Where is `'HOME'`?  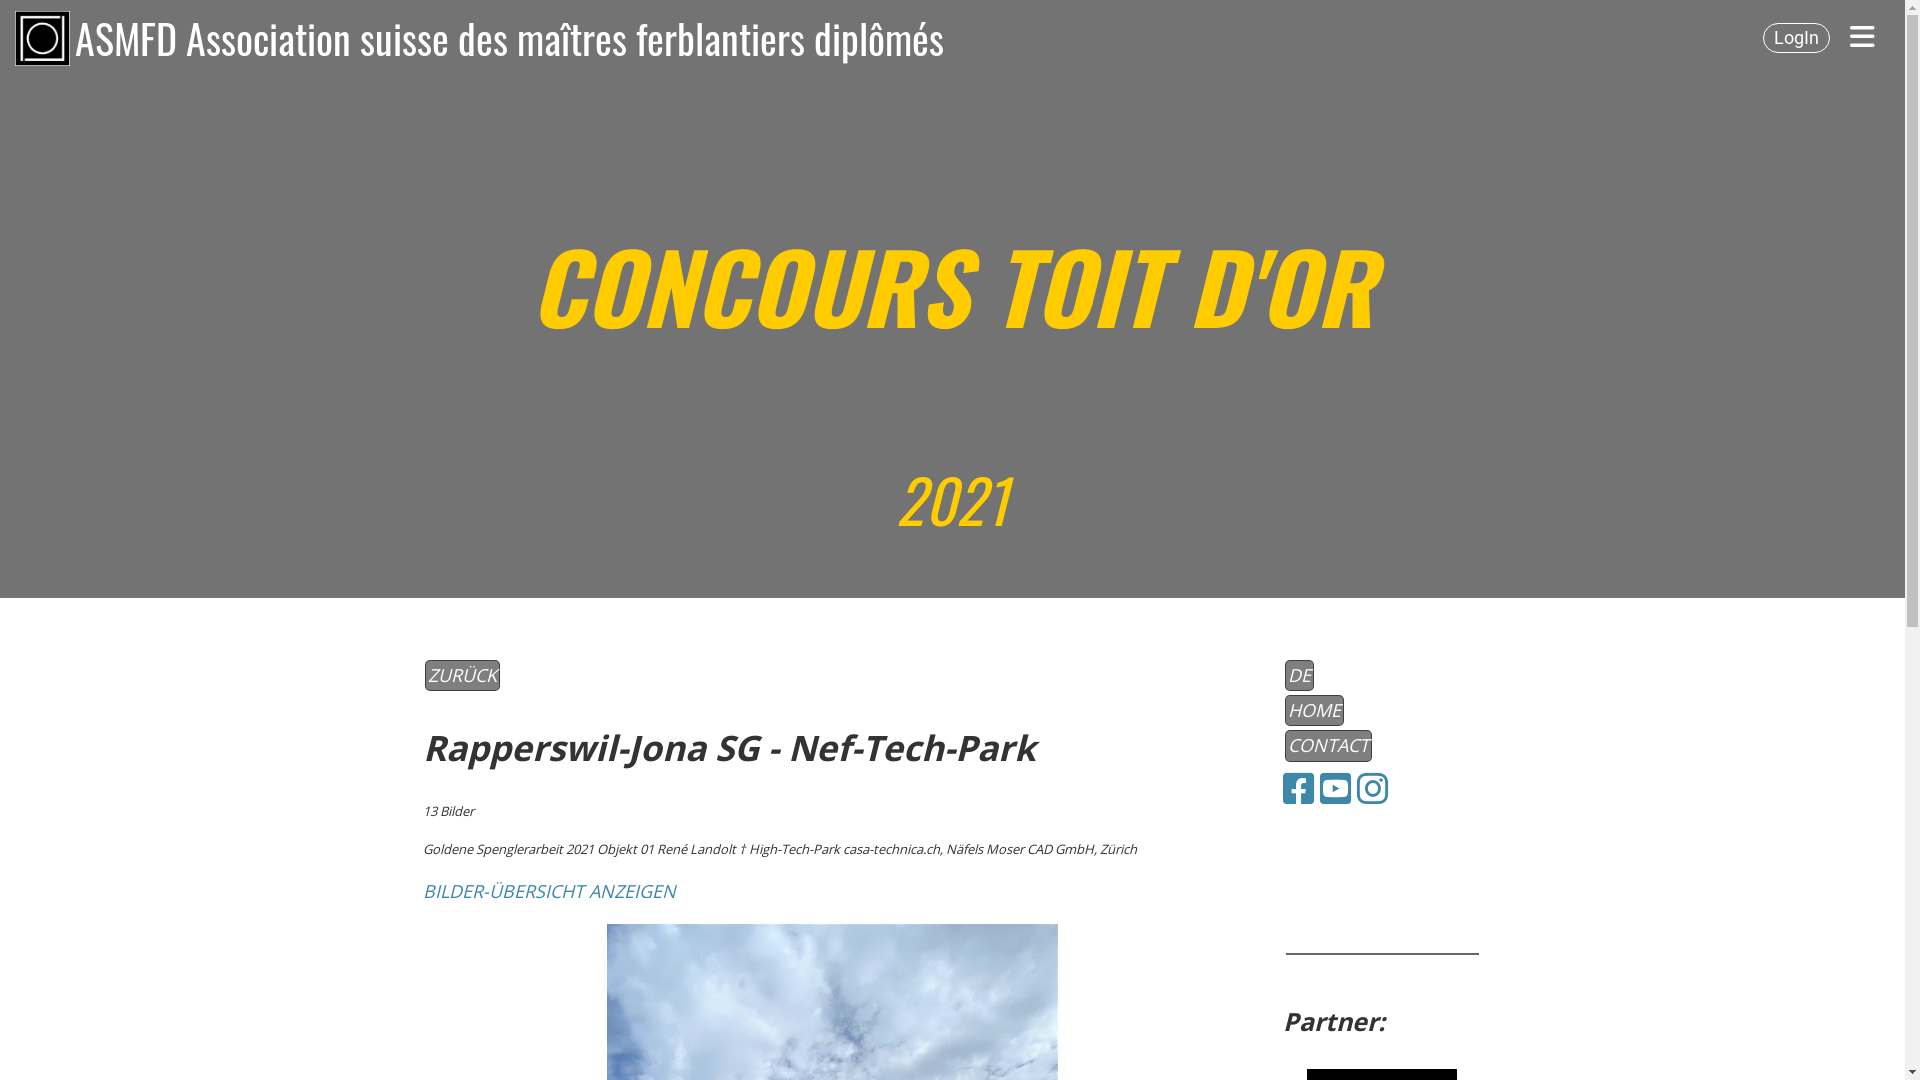
'HOME' is located at coordinates (1283, 709).